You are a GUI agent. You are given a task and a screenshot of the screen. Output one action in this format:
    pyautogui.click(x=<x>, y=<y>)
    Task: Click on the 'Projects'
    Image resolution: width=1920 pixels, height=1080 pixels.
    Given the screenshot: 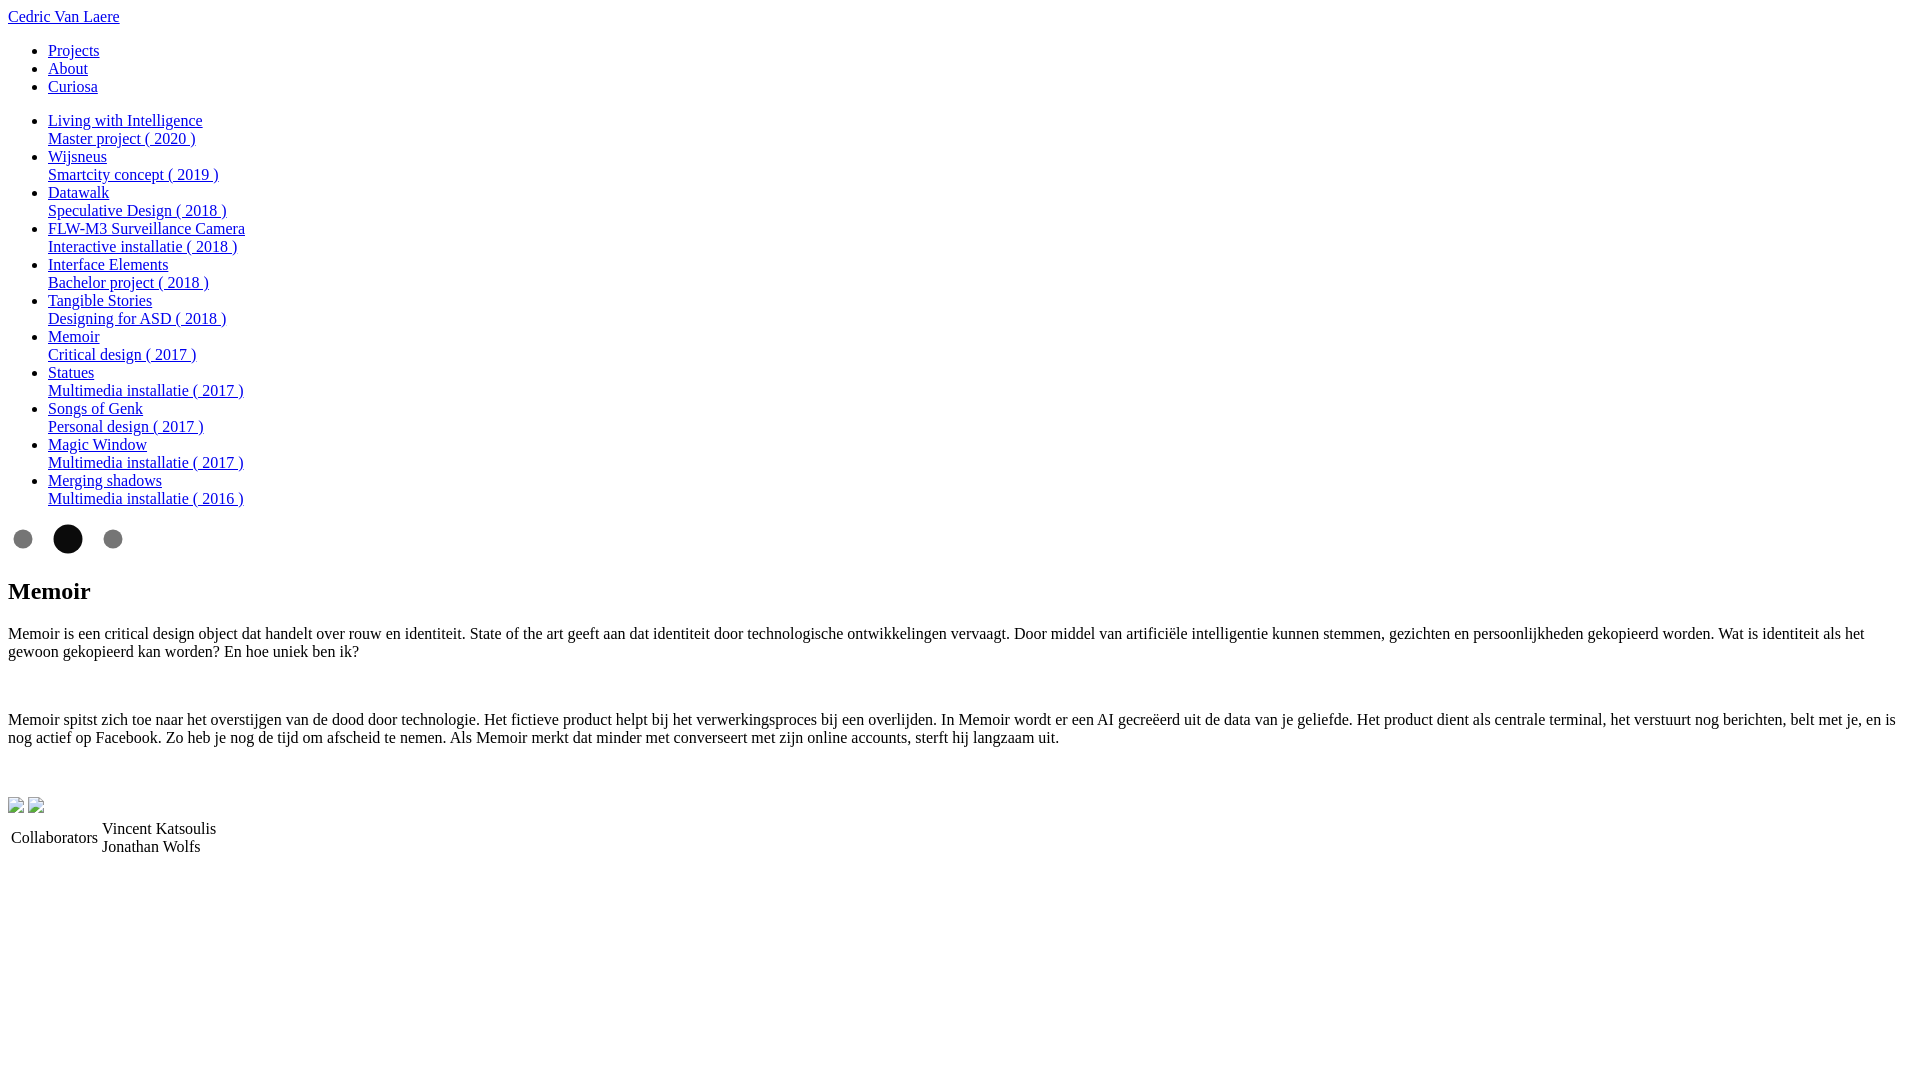 What is the action you would take?
    pyautogui.click(x=73, y=49)
    